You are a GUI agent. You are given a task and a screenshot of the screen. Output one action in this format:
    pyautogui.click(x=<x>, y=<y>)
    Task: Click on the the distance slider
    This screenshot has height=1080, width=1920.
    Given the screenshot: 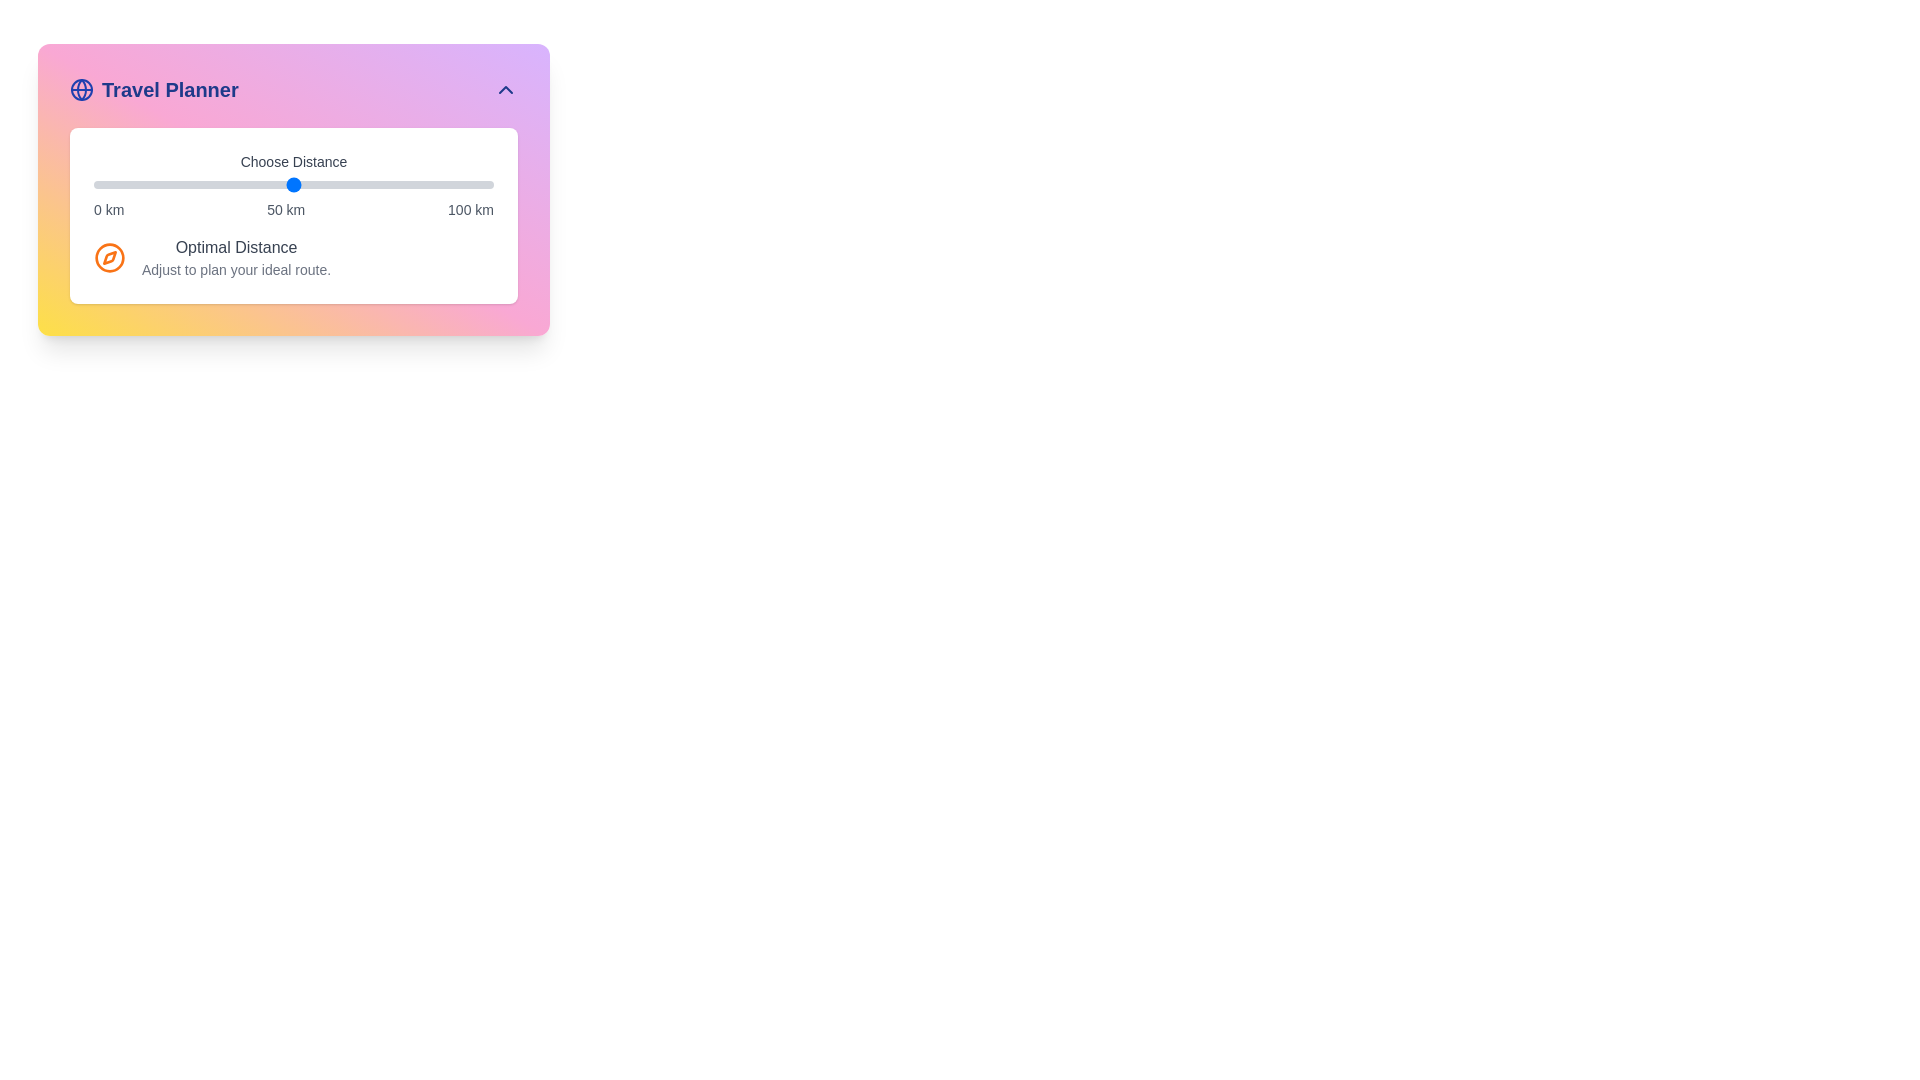 What is the action you would take?
    pyautogui.click(x=186, y=185)
    